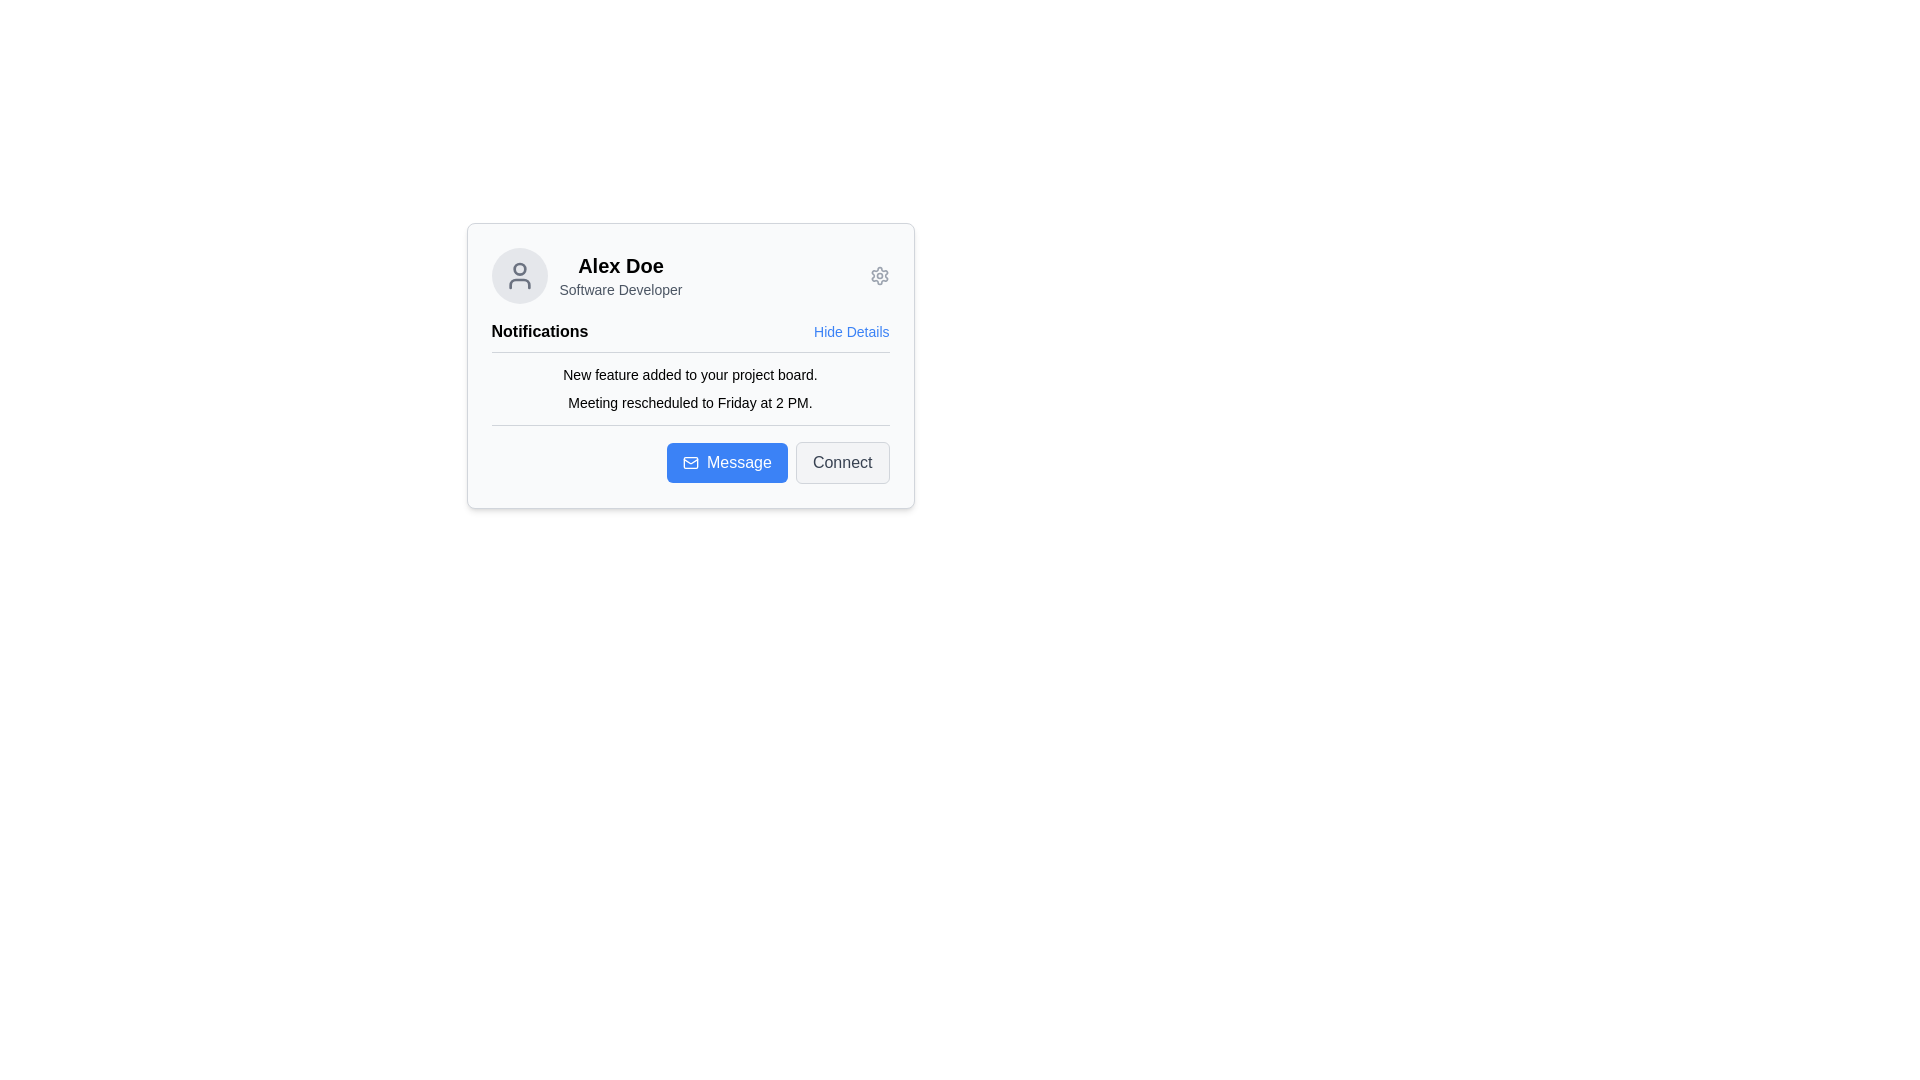 This screenshot has width=1920, height=1080. What do you see at coordinates (619, 276) in the screenshot?
I see `information displayed in the Text block containing 'Alex Doe' and 'Software Developer', which is positioned above the 'Notifications' section in the card layout` at bounding box center [619, 276].